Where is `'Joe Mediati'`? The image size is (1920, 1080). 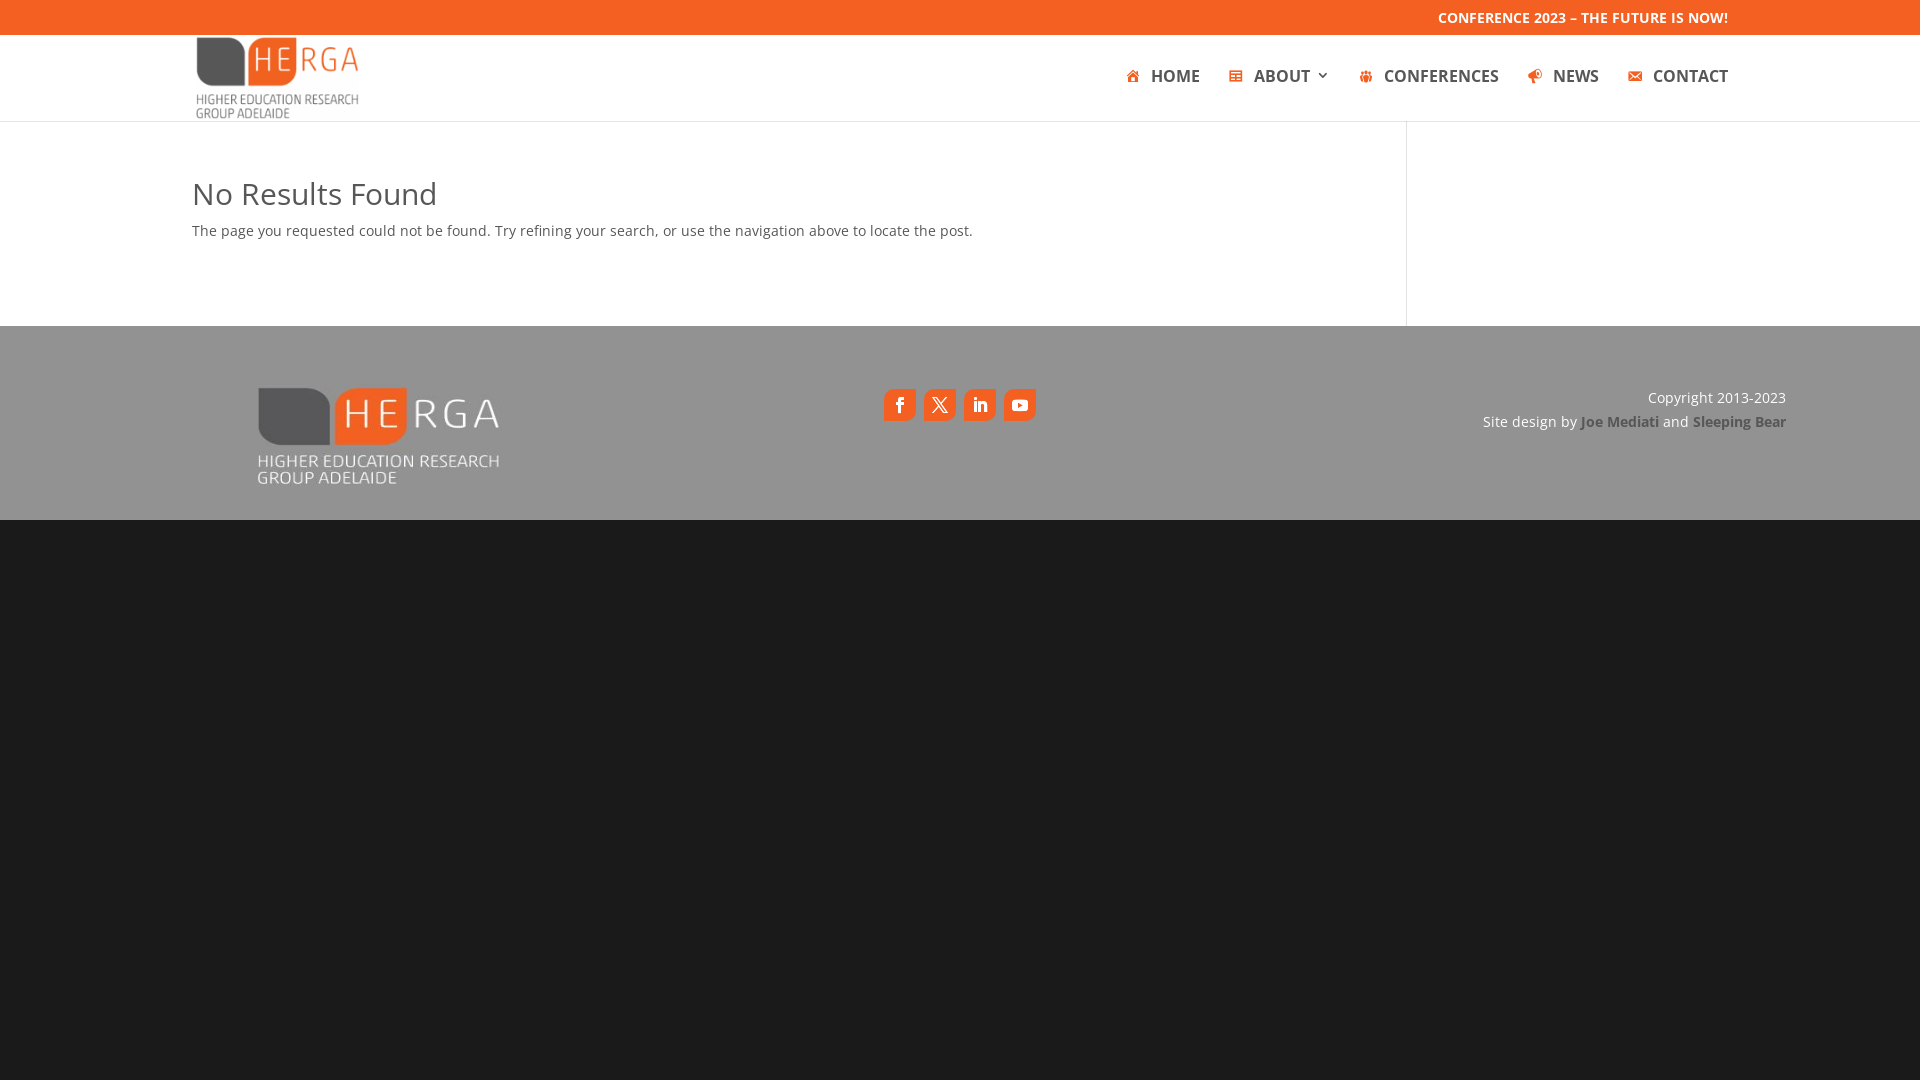 'Joe Mediati' is located at coordinates (1620, 420).